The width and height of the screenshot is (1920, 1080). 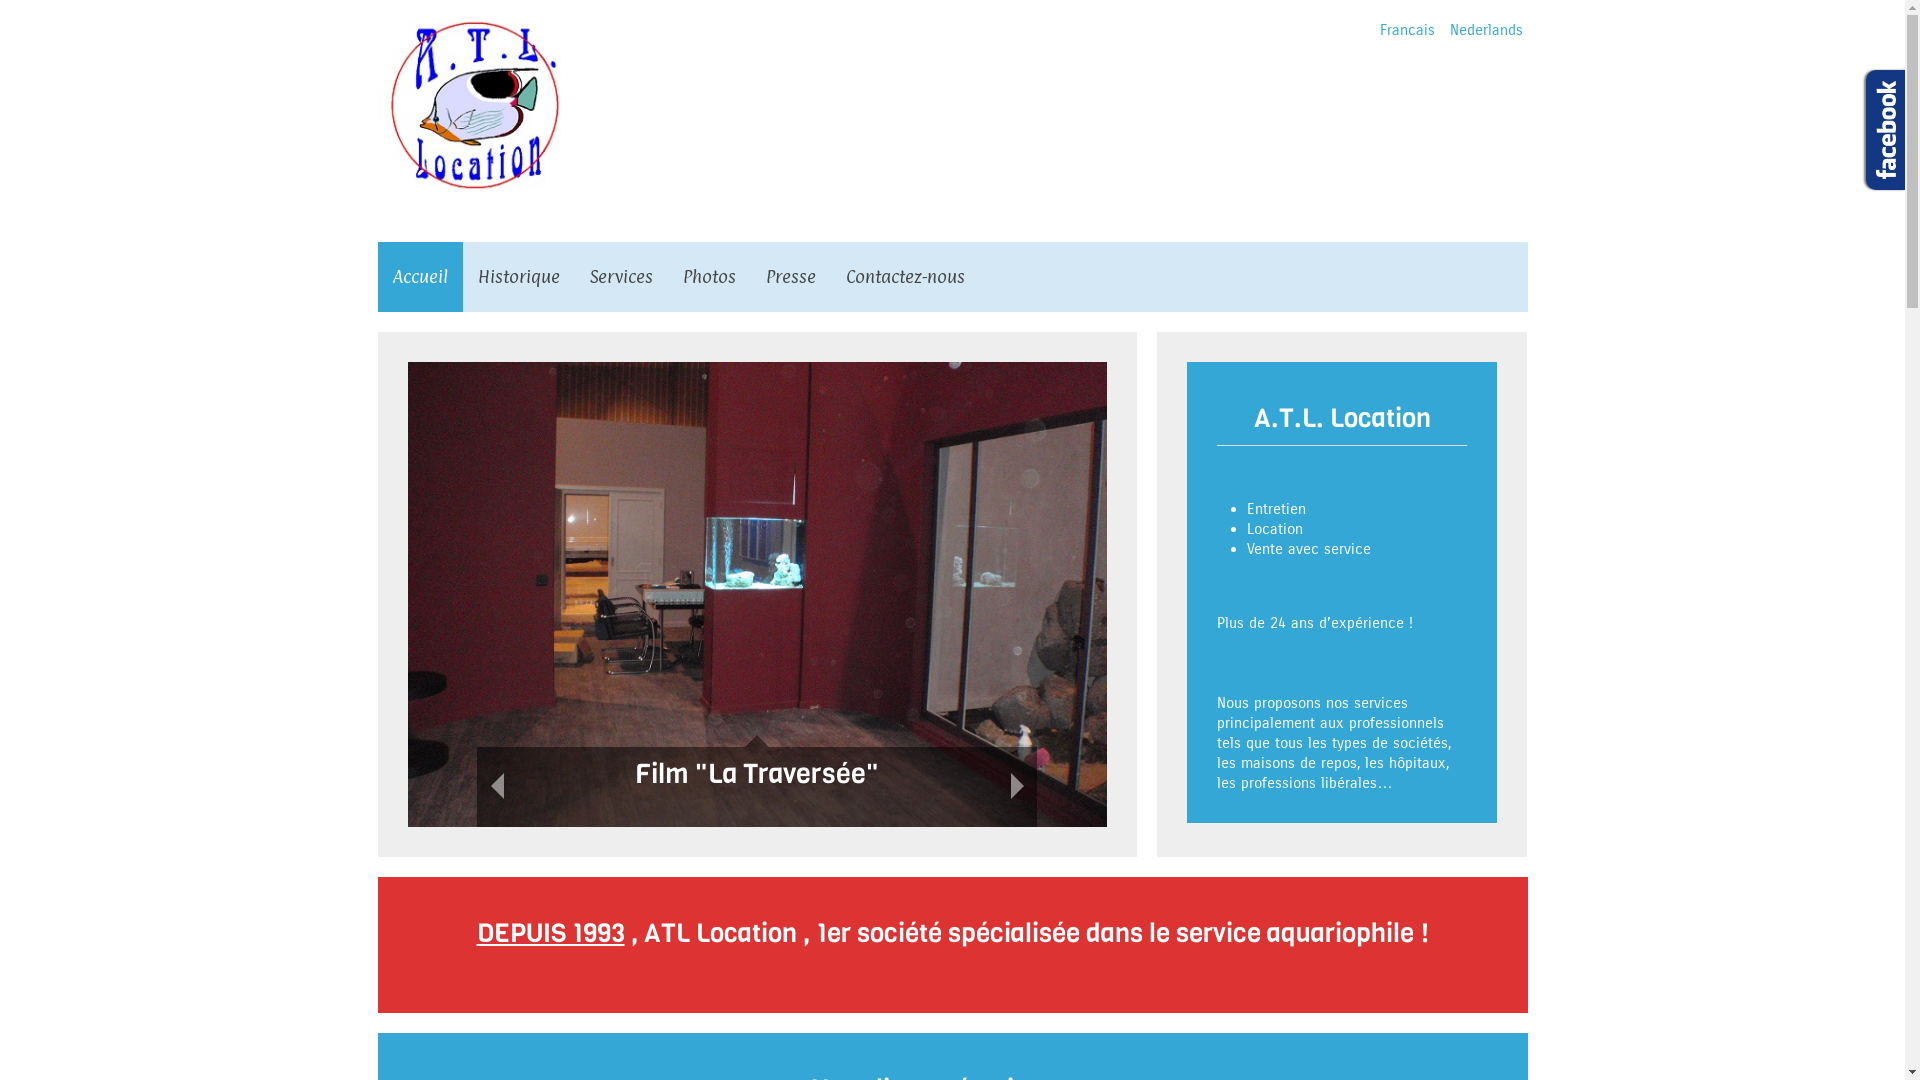 I want to click on 'Contactez-nous', so click(x=903, y=277).